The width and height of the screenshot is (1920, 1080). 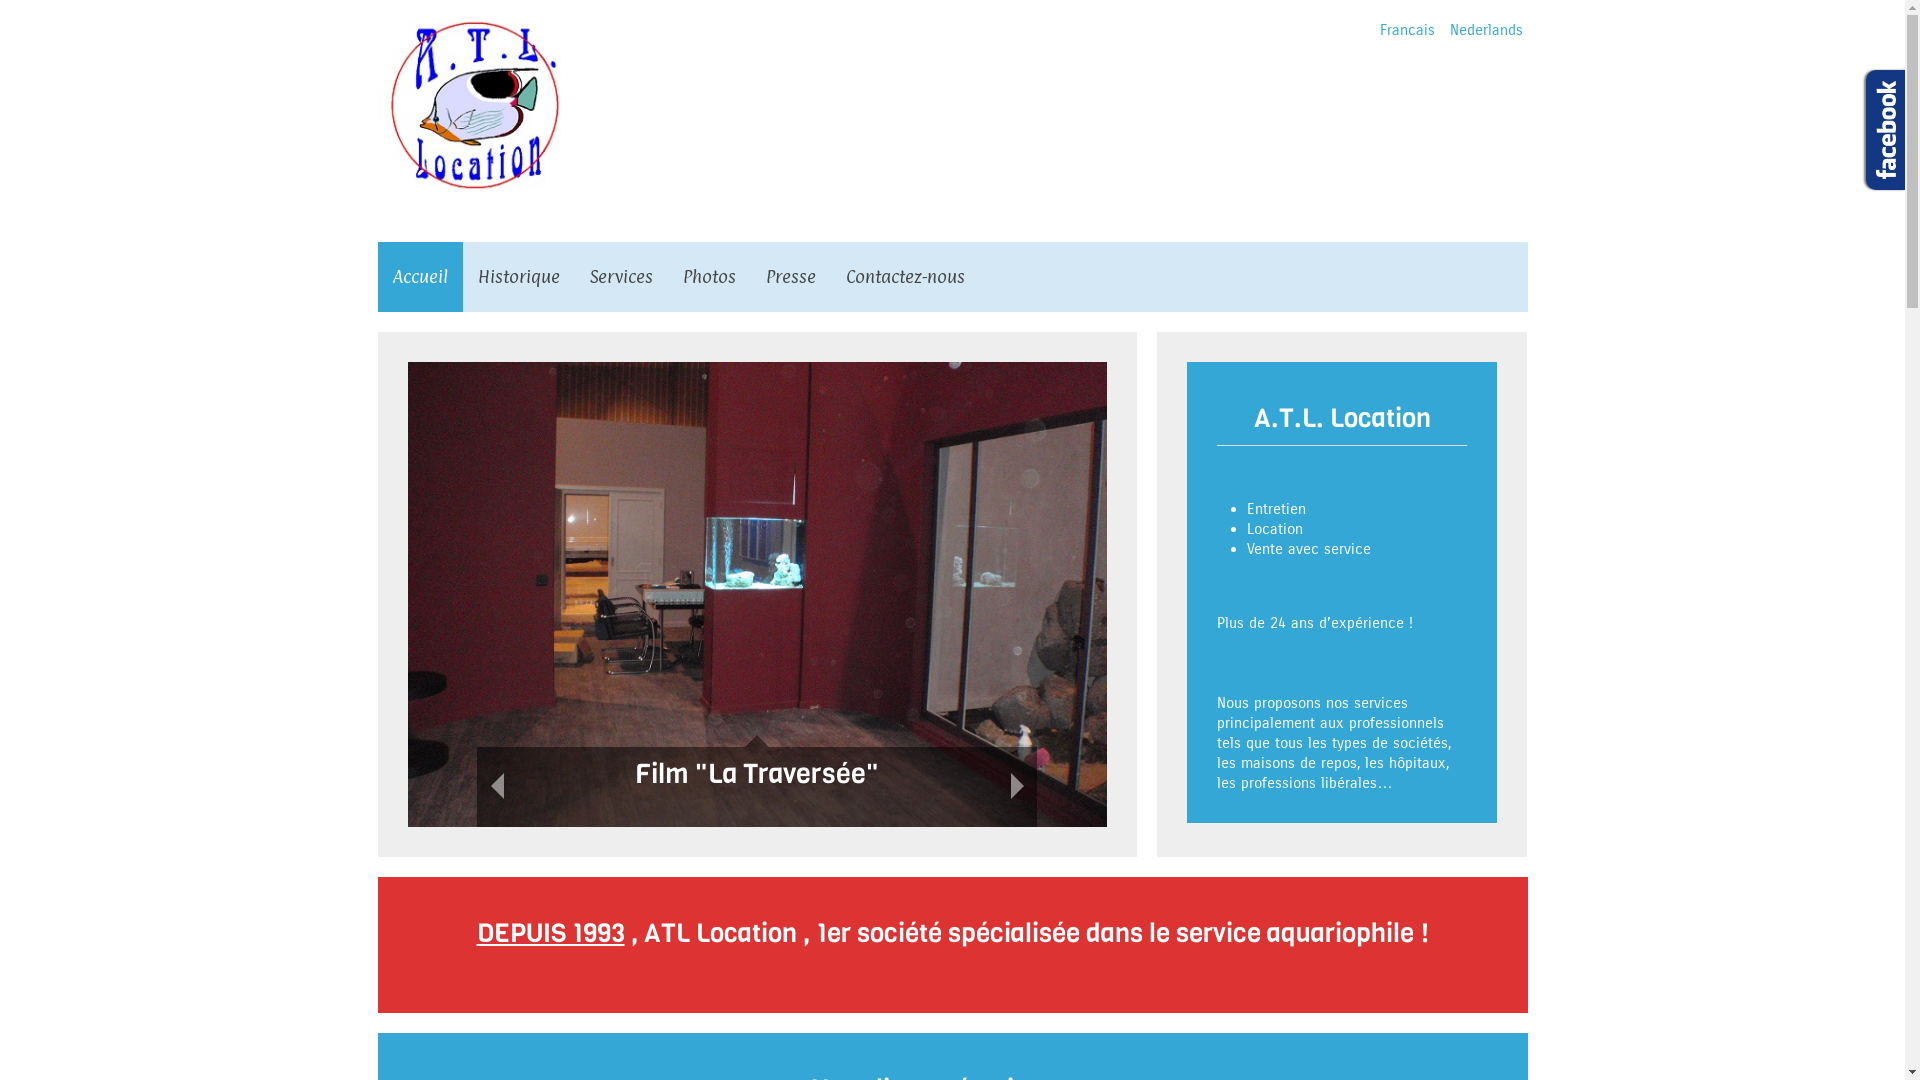 I want to click on 'Contactez-nous', so click(x=903, y=277).